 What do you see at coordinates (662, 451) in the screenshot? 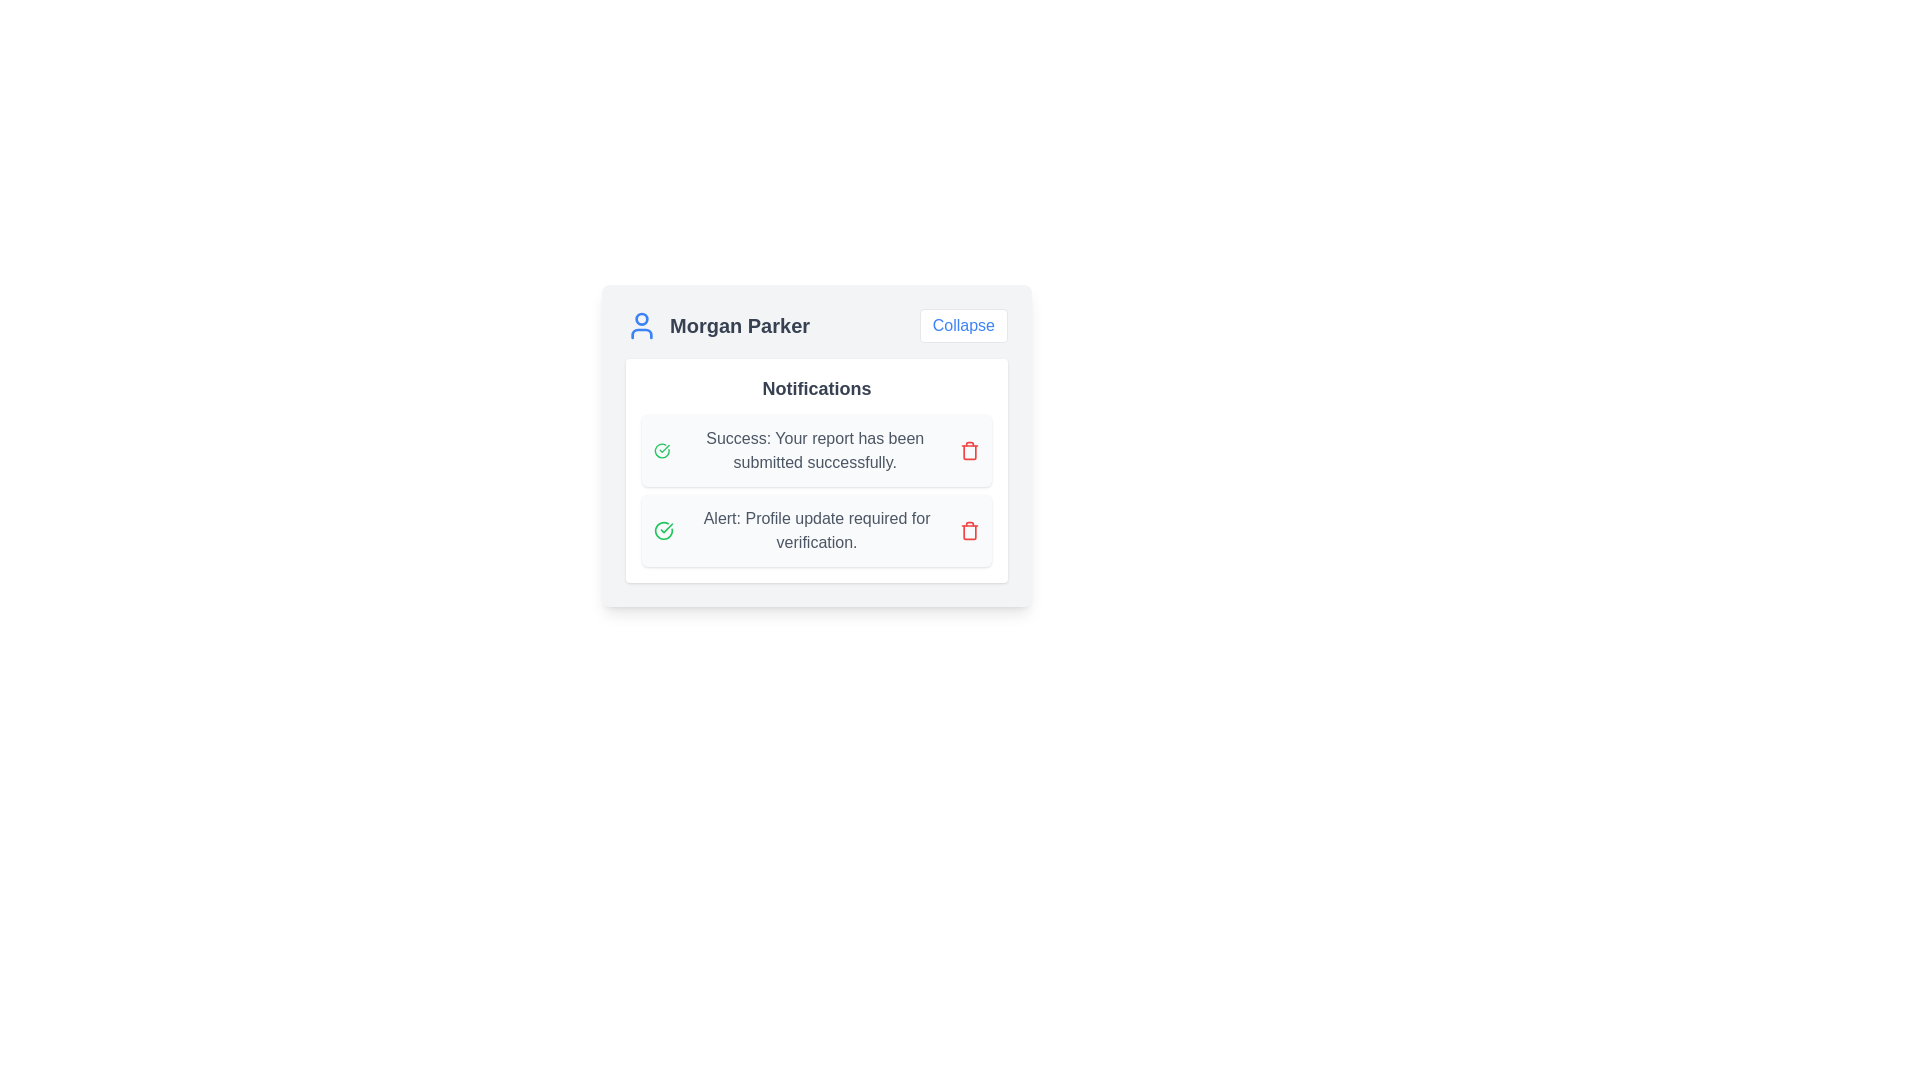
I see `the success icon located in the upper notification row of the card titled 'Notifications', positioned at the far left of the row that indicates 'Success: Your report has been submitted successfully.'` at bounding box center [662, 451].